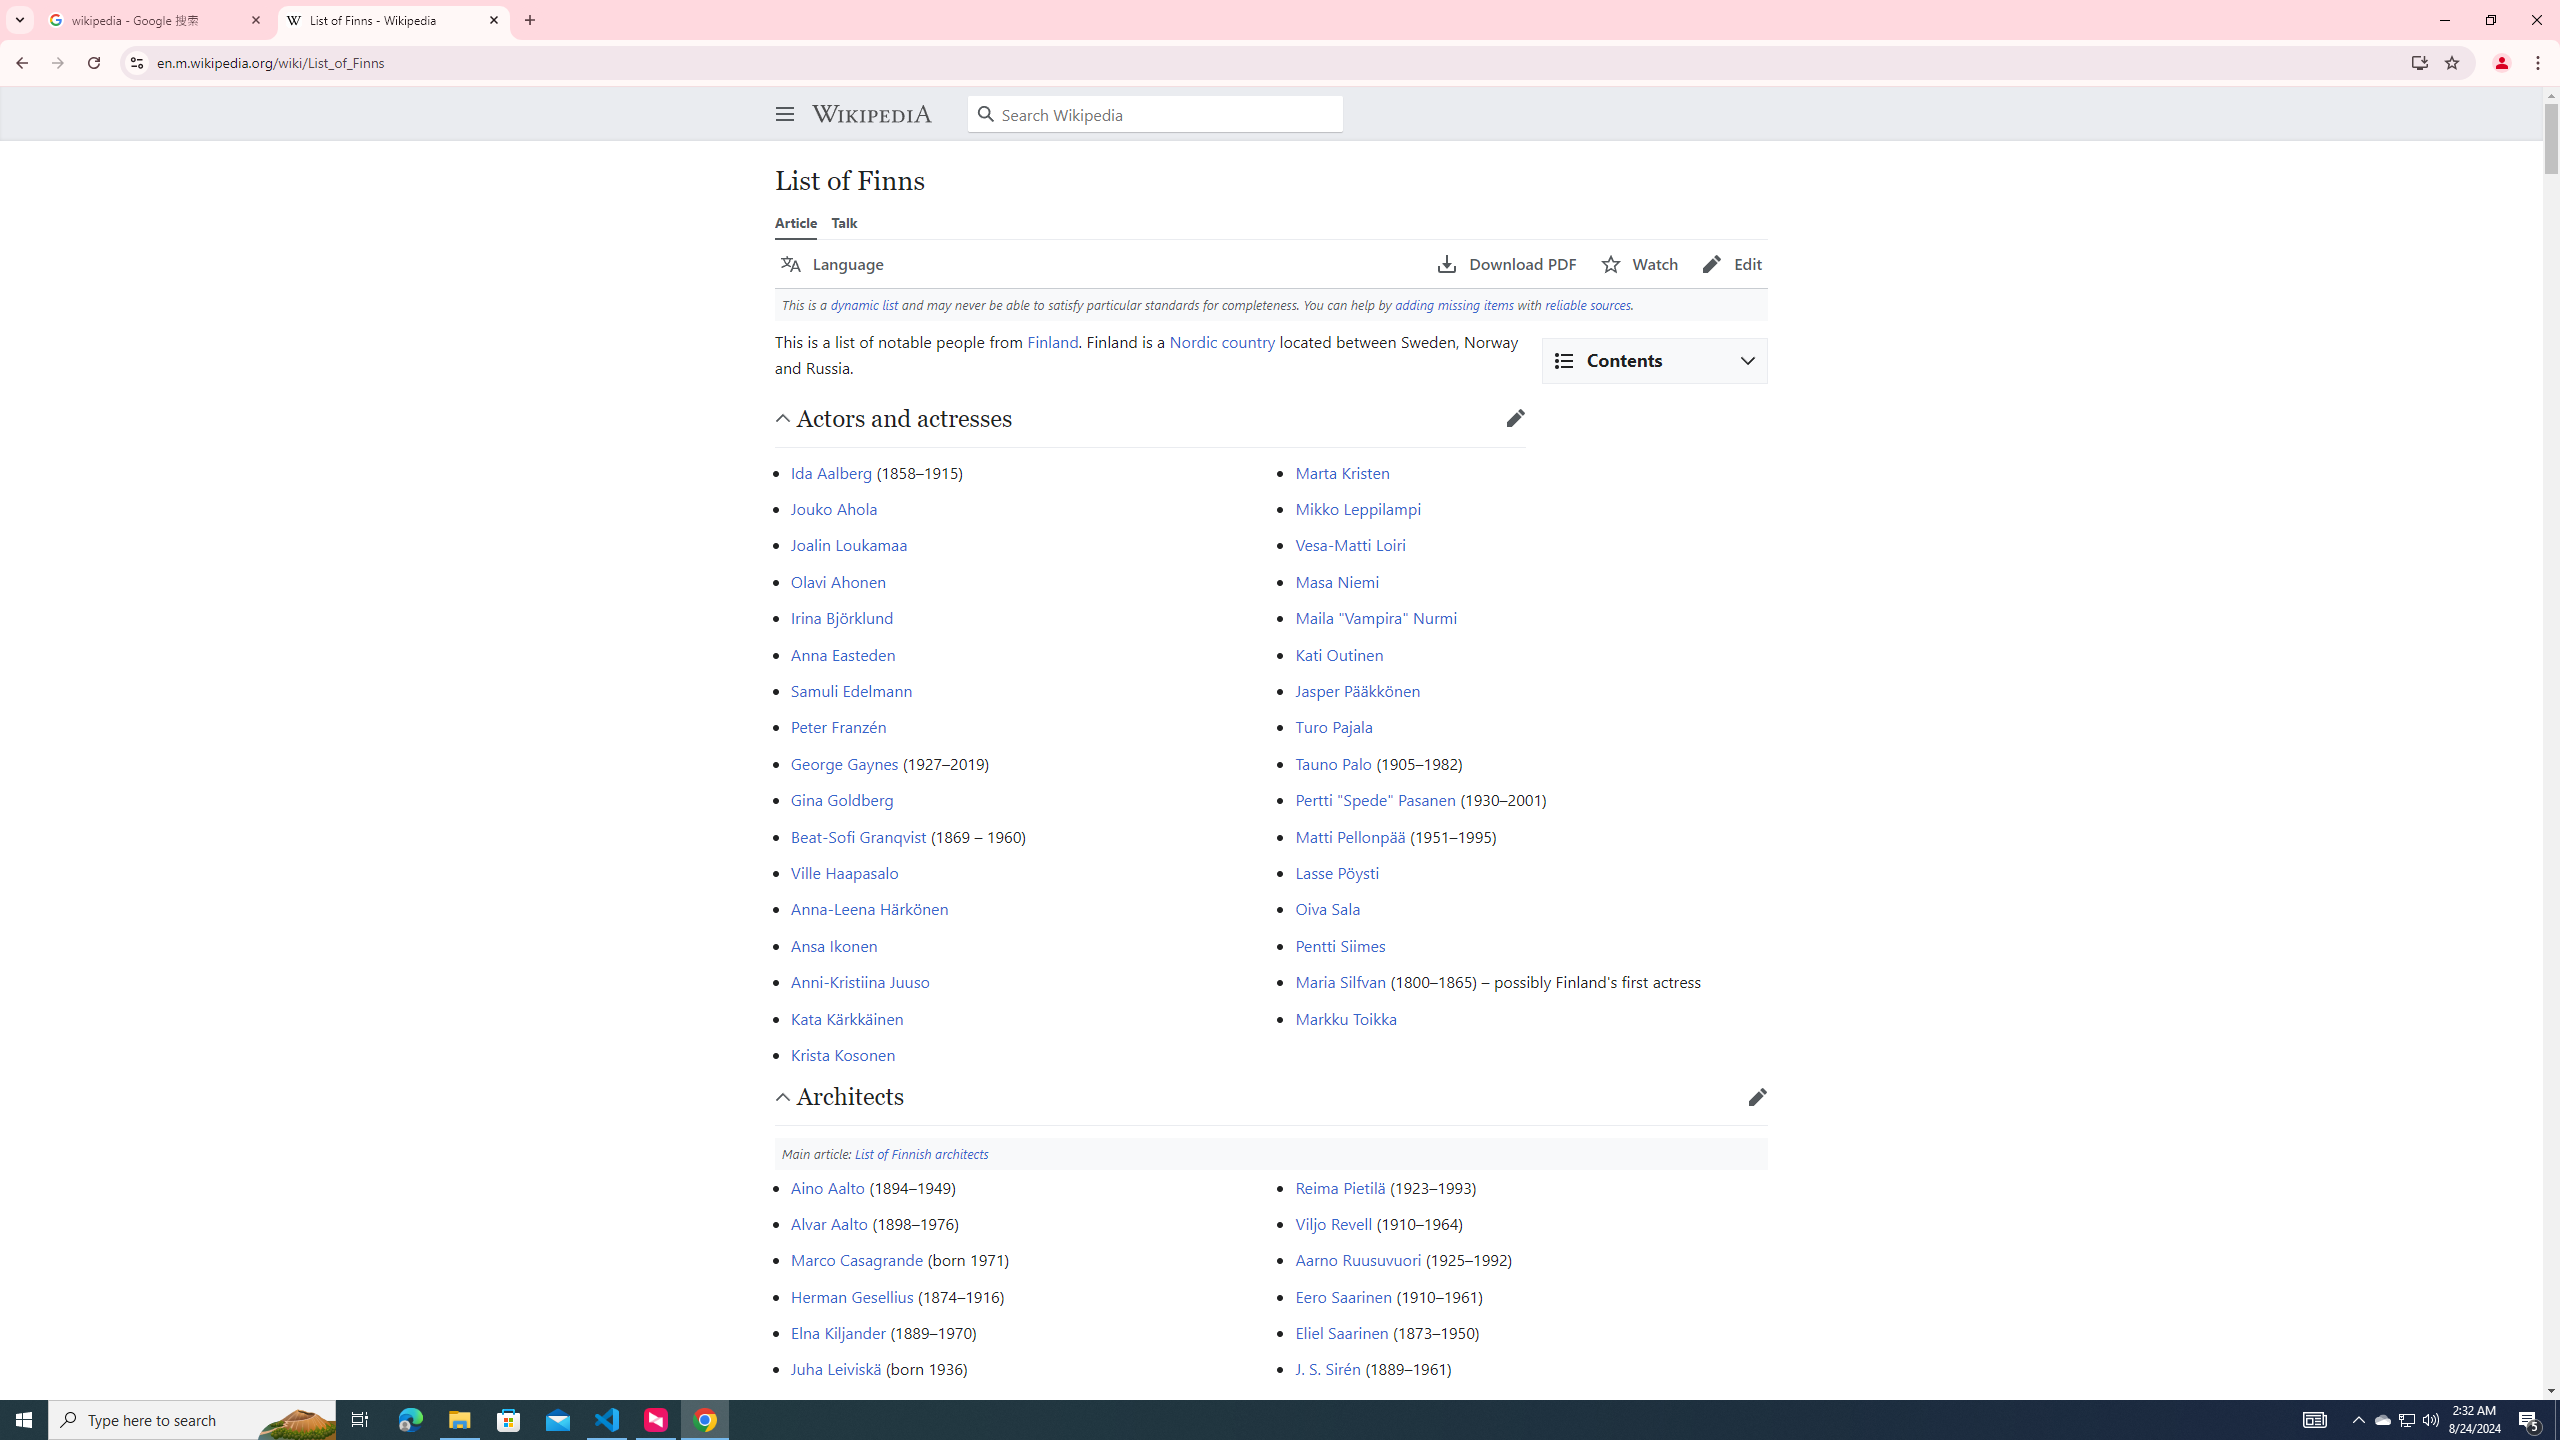 Image resolution: width=2560 pixels, height=1440 pixels. What do you see at coordinates (1375, 798) in the screenshot?
I see `'Pertti "Spede" Pasanen'` at bounding box center [1375, 798].